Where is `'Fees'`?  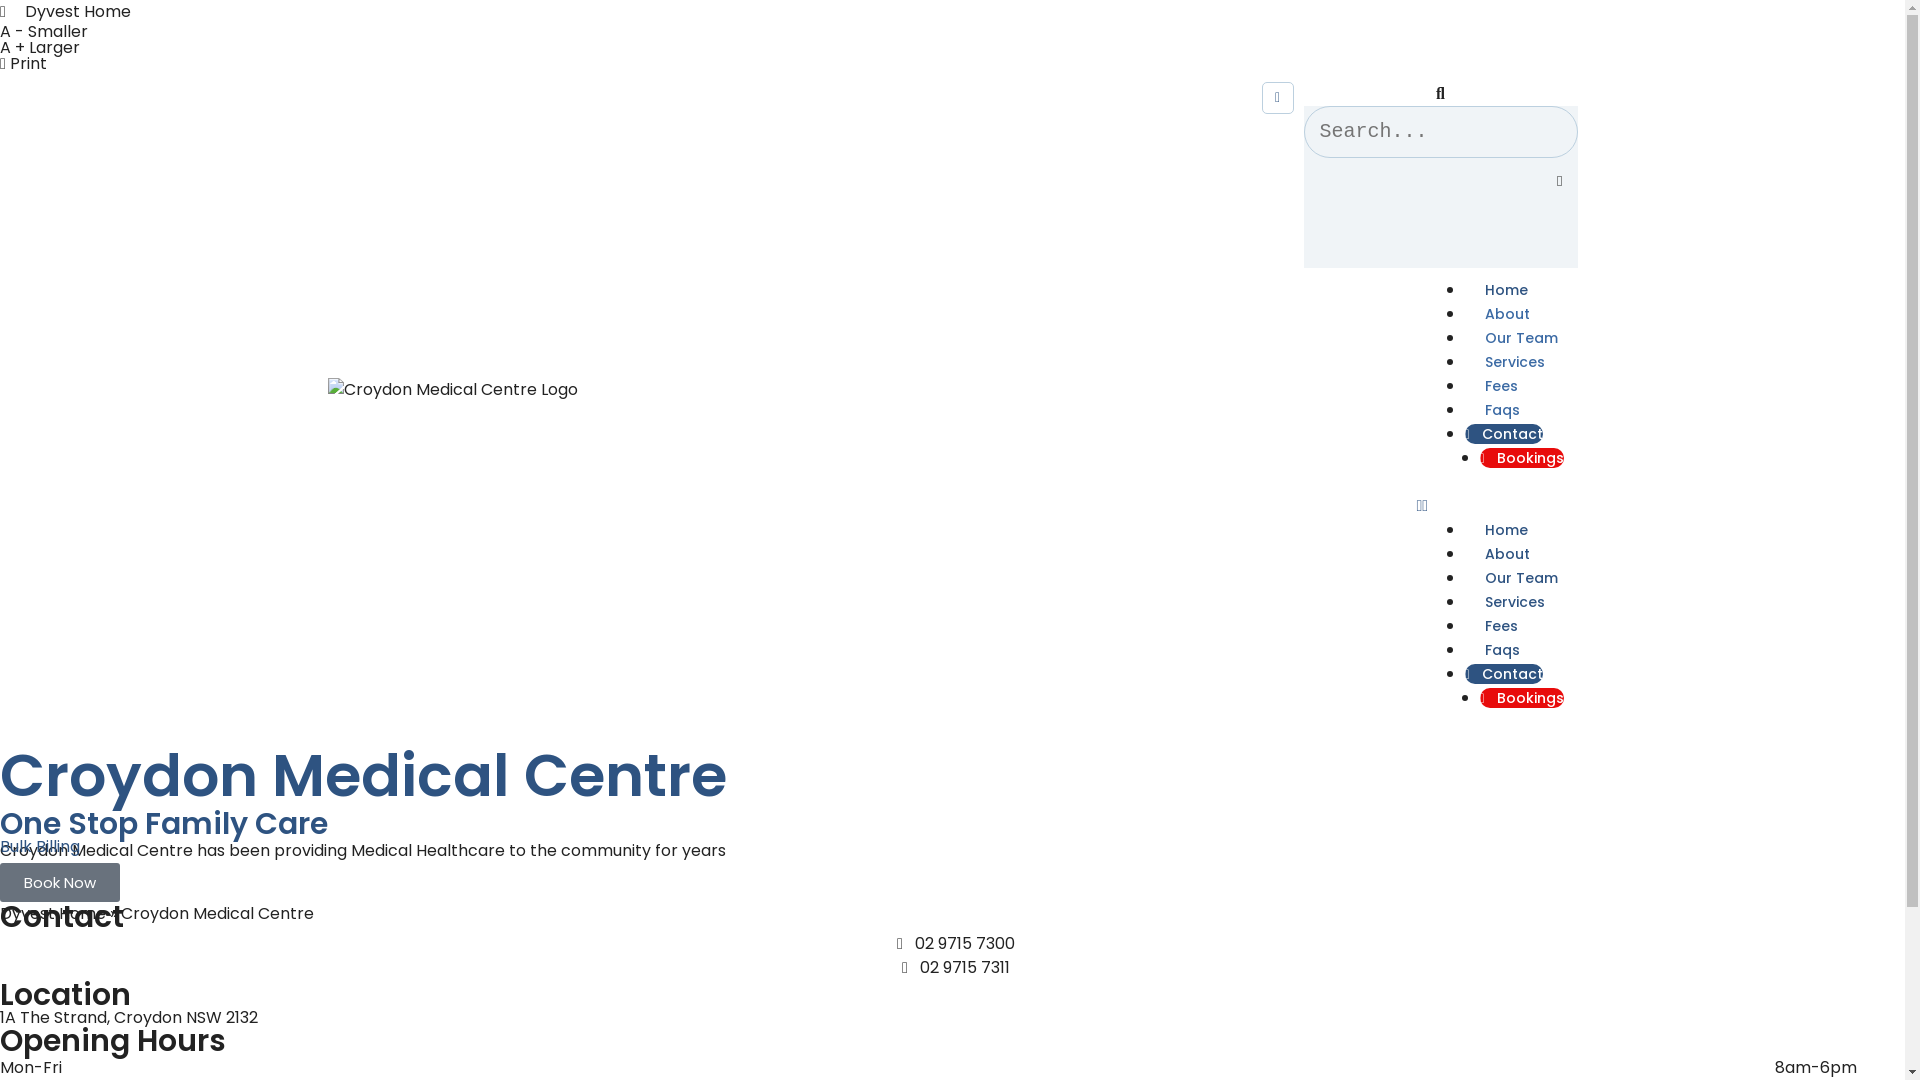
'Fees' is located at coordinates (1483, 627).